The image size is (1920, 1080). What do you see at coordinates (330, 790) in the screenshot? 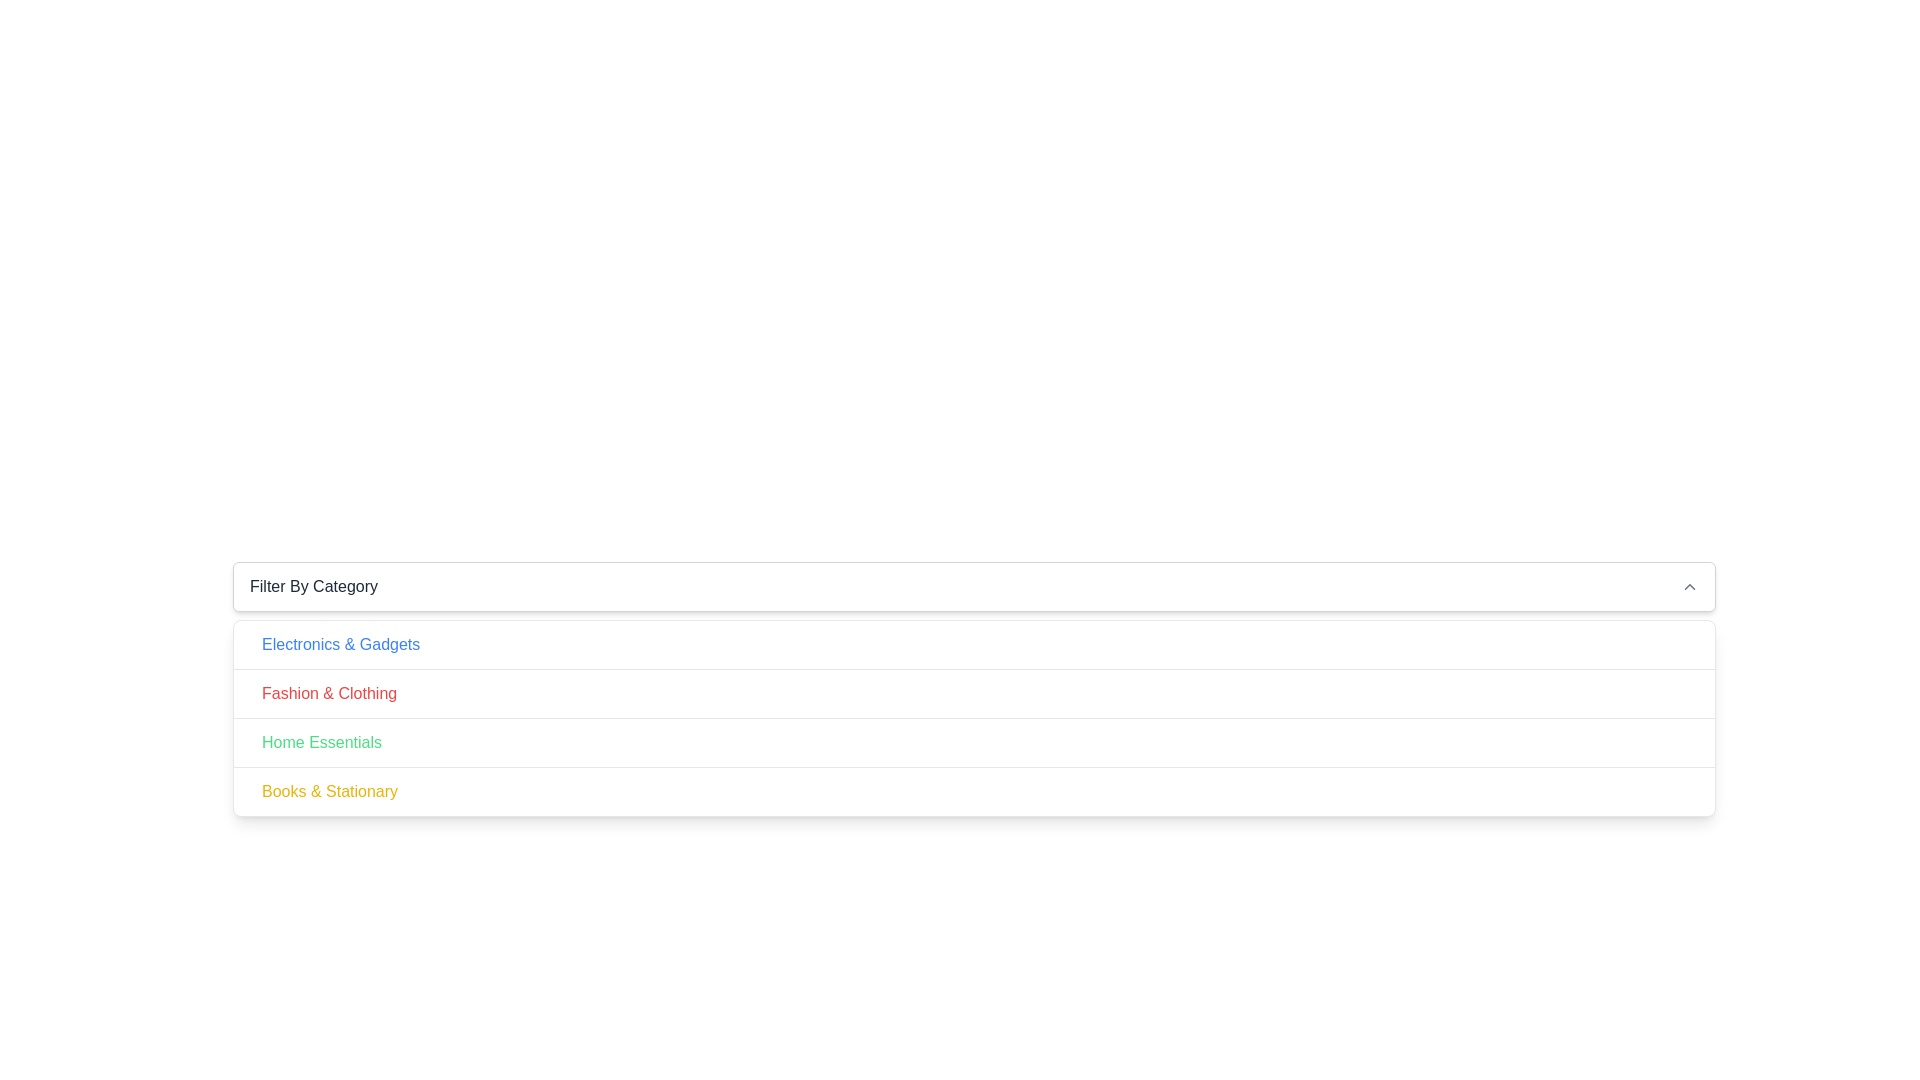
I see `the 'Books & Stationary' category label, which is located in the fourth row of the category list under 'Filter By Category'` at bounding box center [330, 790].